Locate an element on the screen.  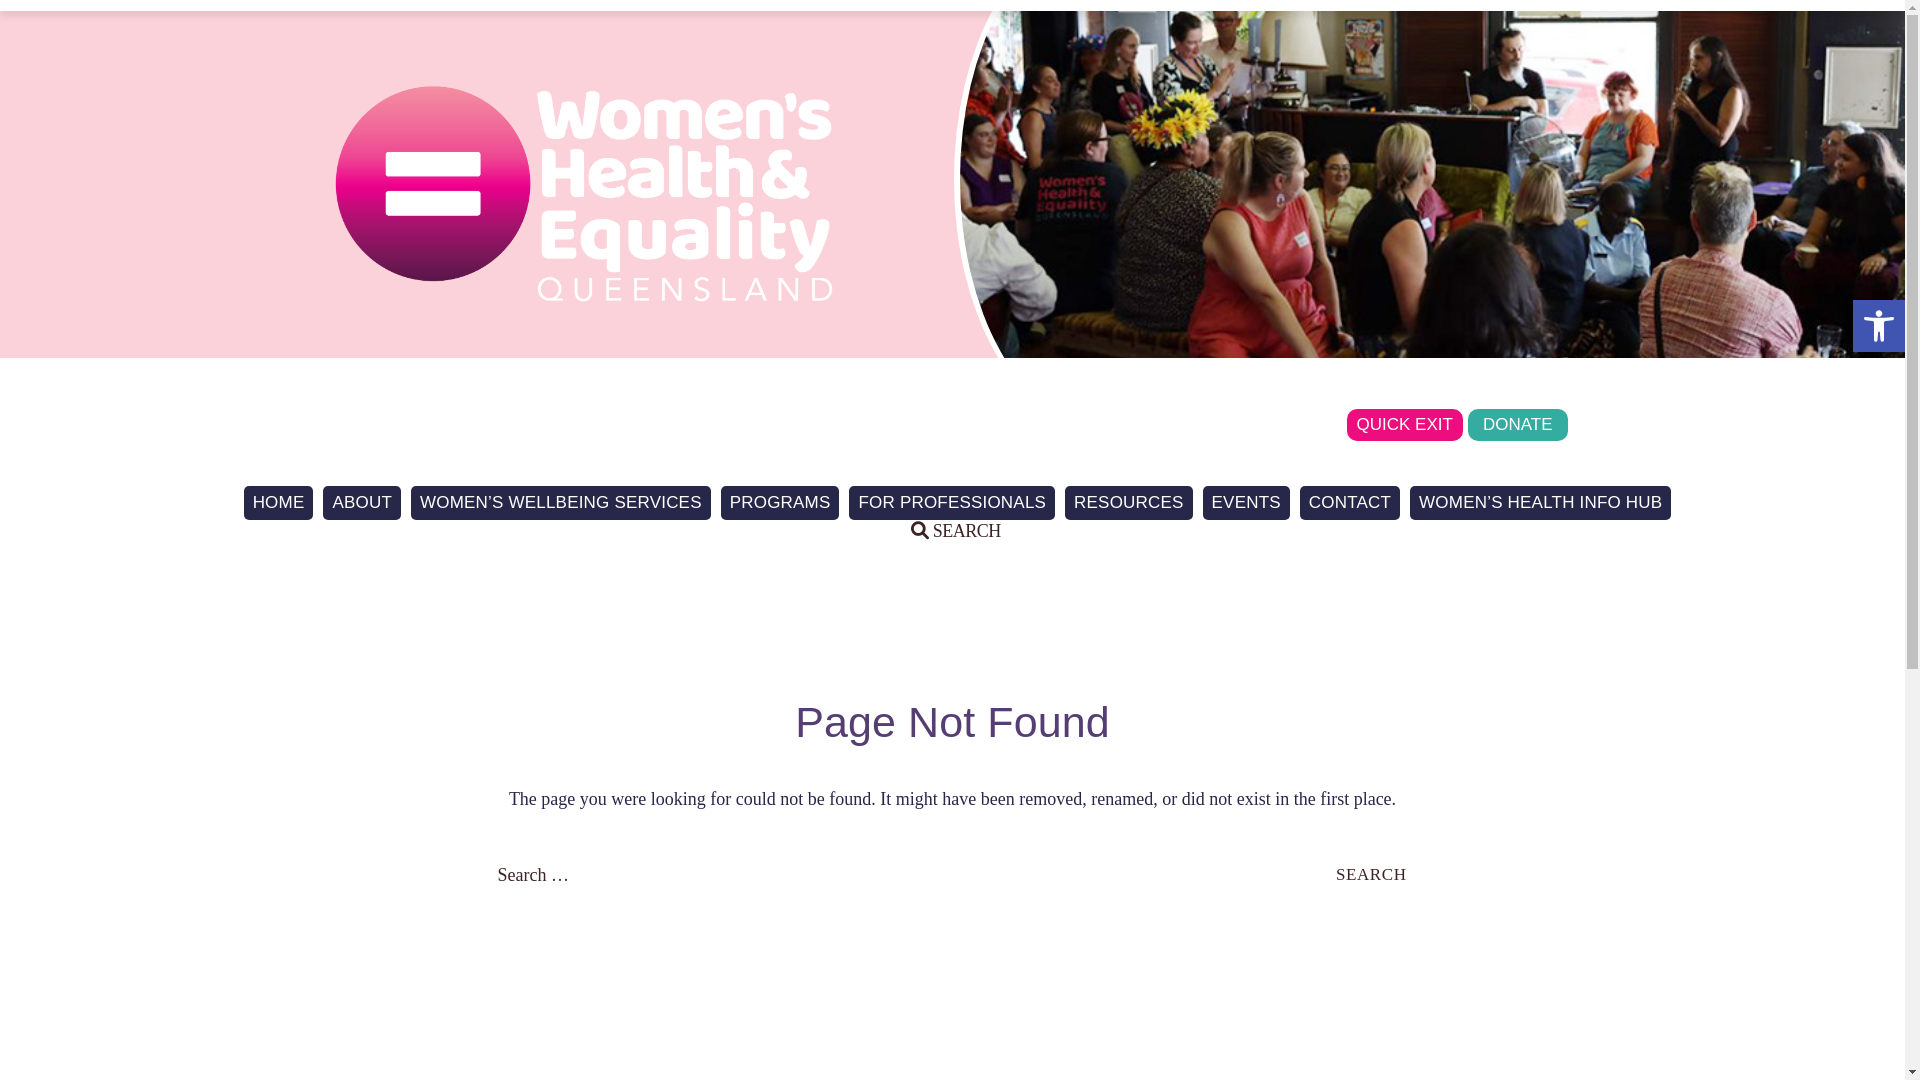
'CONTACT' is located at coordinates (1300, 501).